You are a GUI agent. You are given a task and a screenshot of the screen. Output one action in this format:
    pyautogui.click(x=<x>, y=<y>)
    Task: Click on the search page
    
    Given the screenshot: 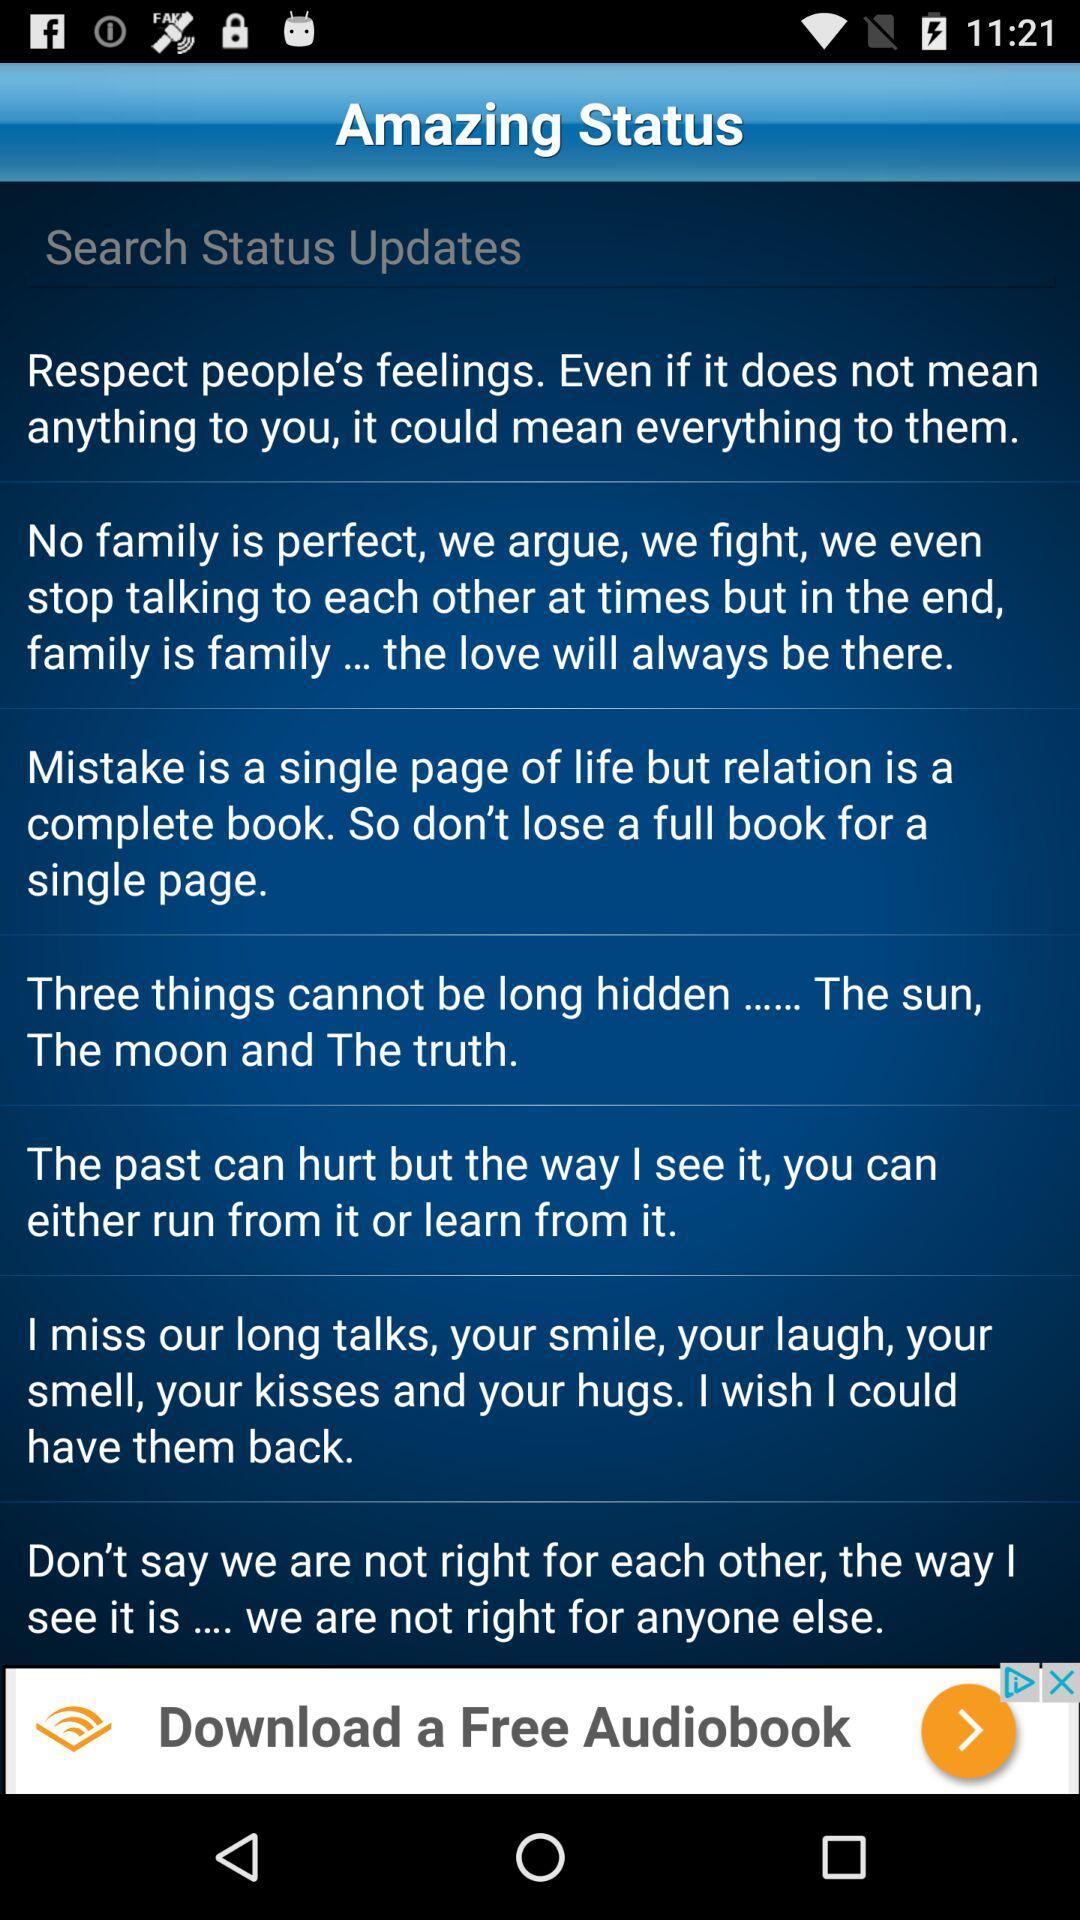 What is the action you would take?
    pyautogui.click(x=540, y=245)
    